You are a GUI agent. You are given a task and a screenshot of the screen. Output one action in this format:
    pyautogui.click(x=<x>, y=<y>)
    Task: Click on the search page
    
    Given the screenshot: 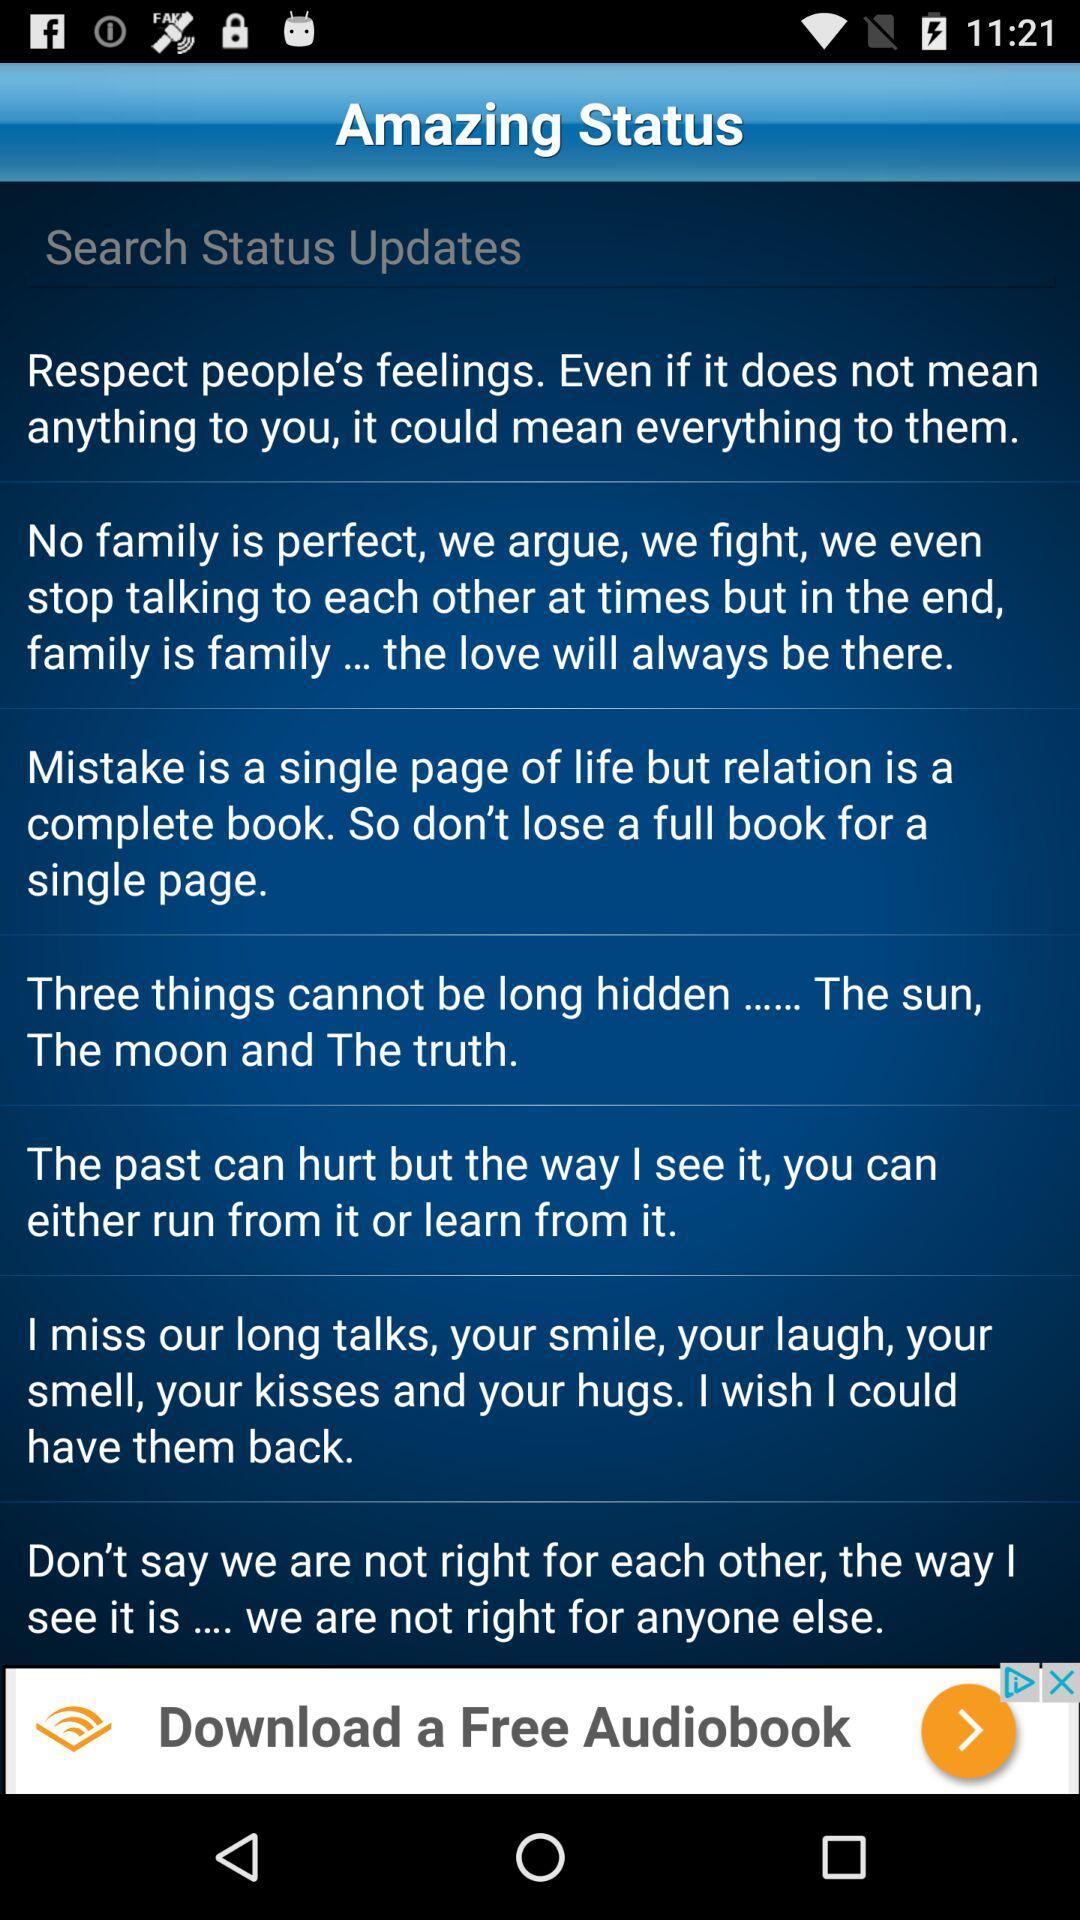 What is the action you would take?
    pyautogui.click(x=540, y=245)
    